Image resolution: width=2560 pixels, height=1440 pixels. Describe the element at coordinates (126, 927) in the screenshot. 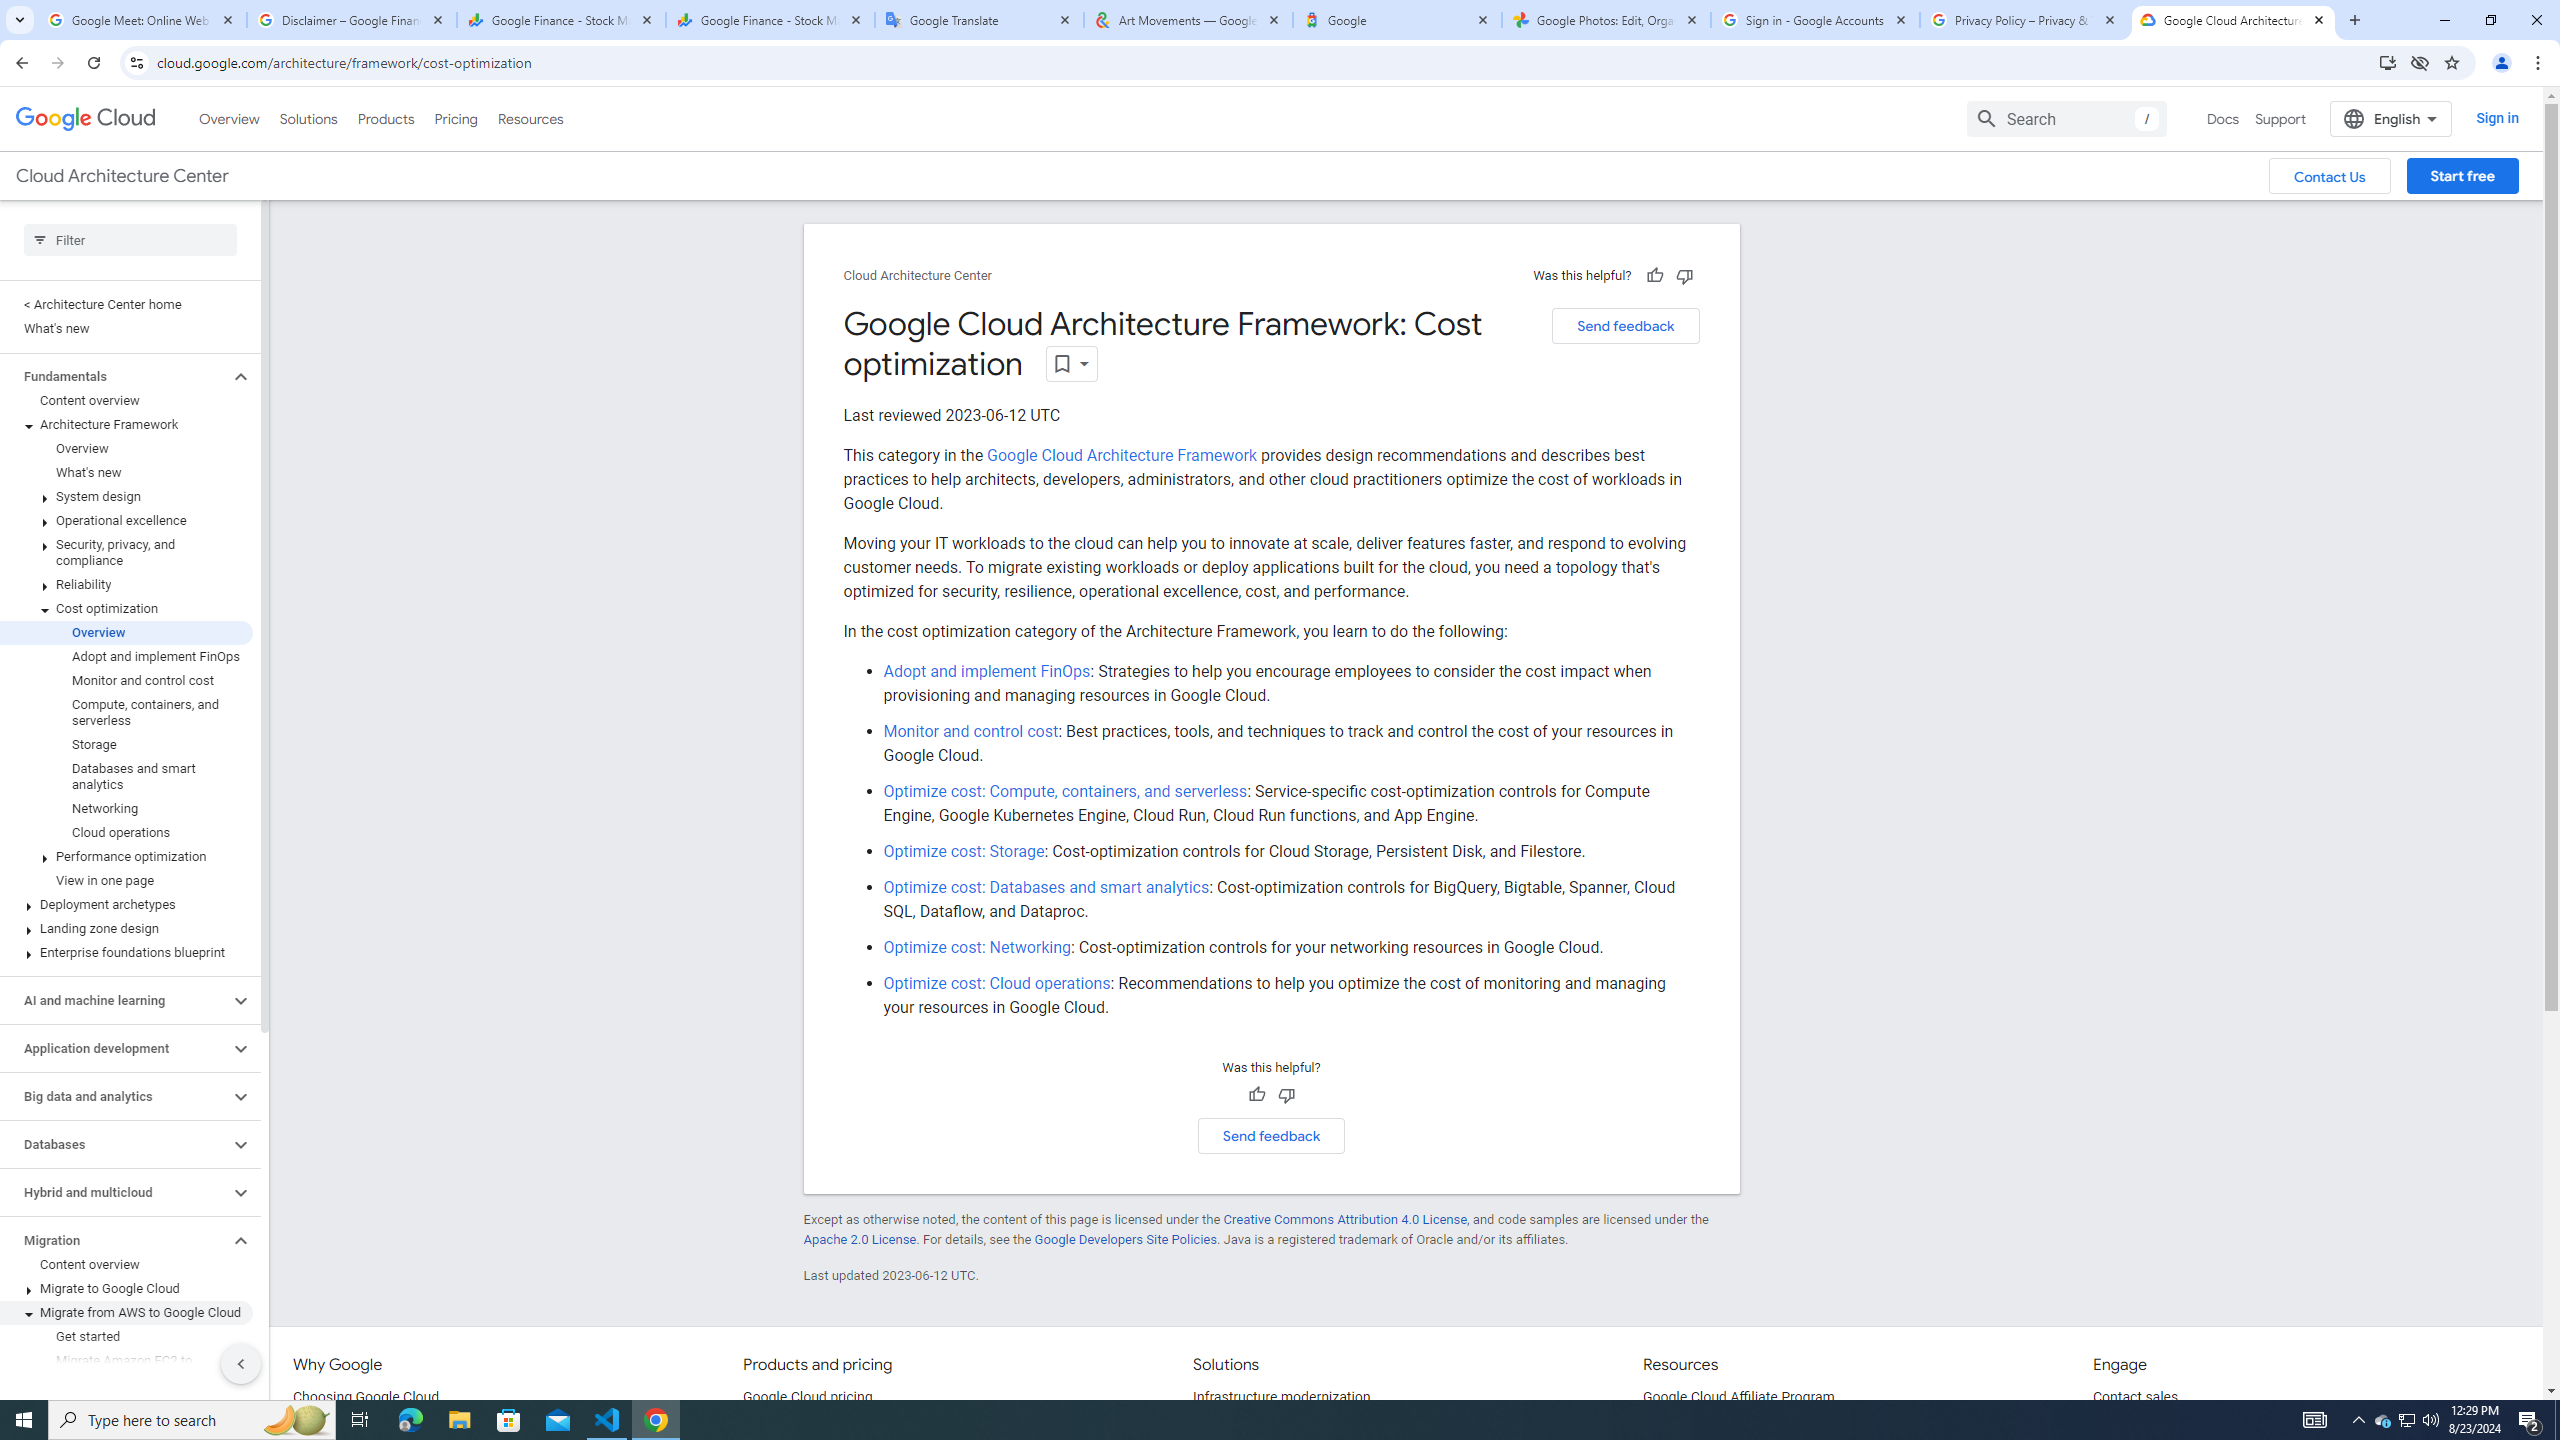

I see `'Landing zone design'` at that location.